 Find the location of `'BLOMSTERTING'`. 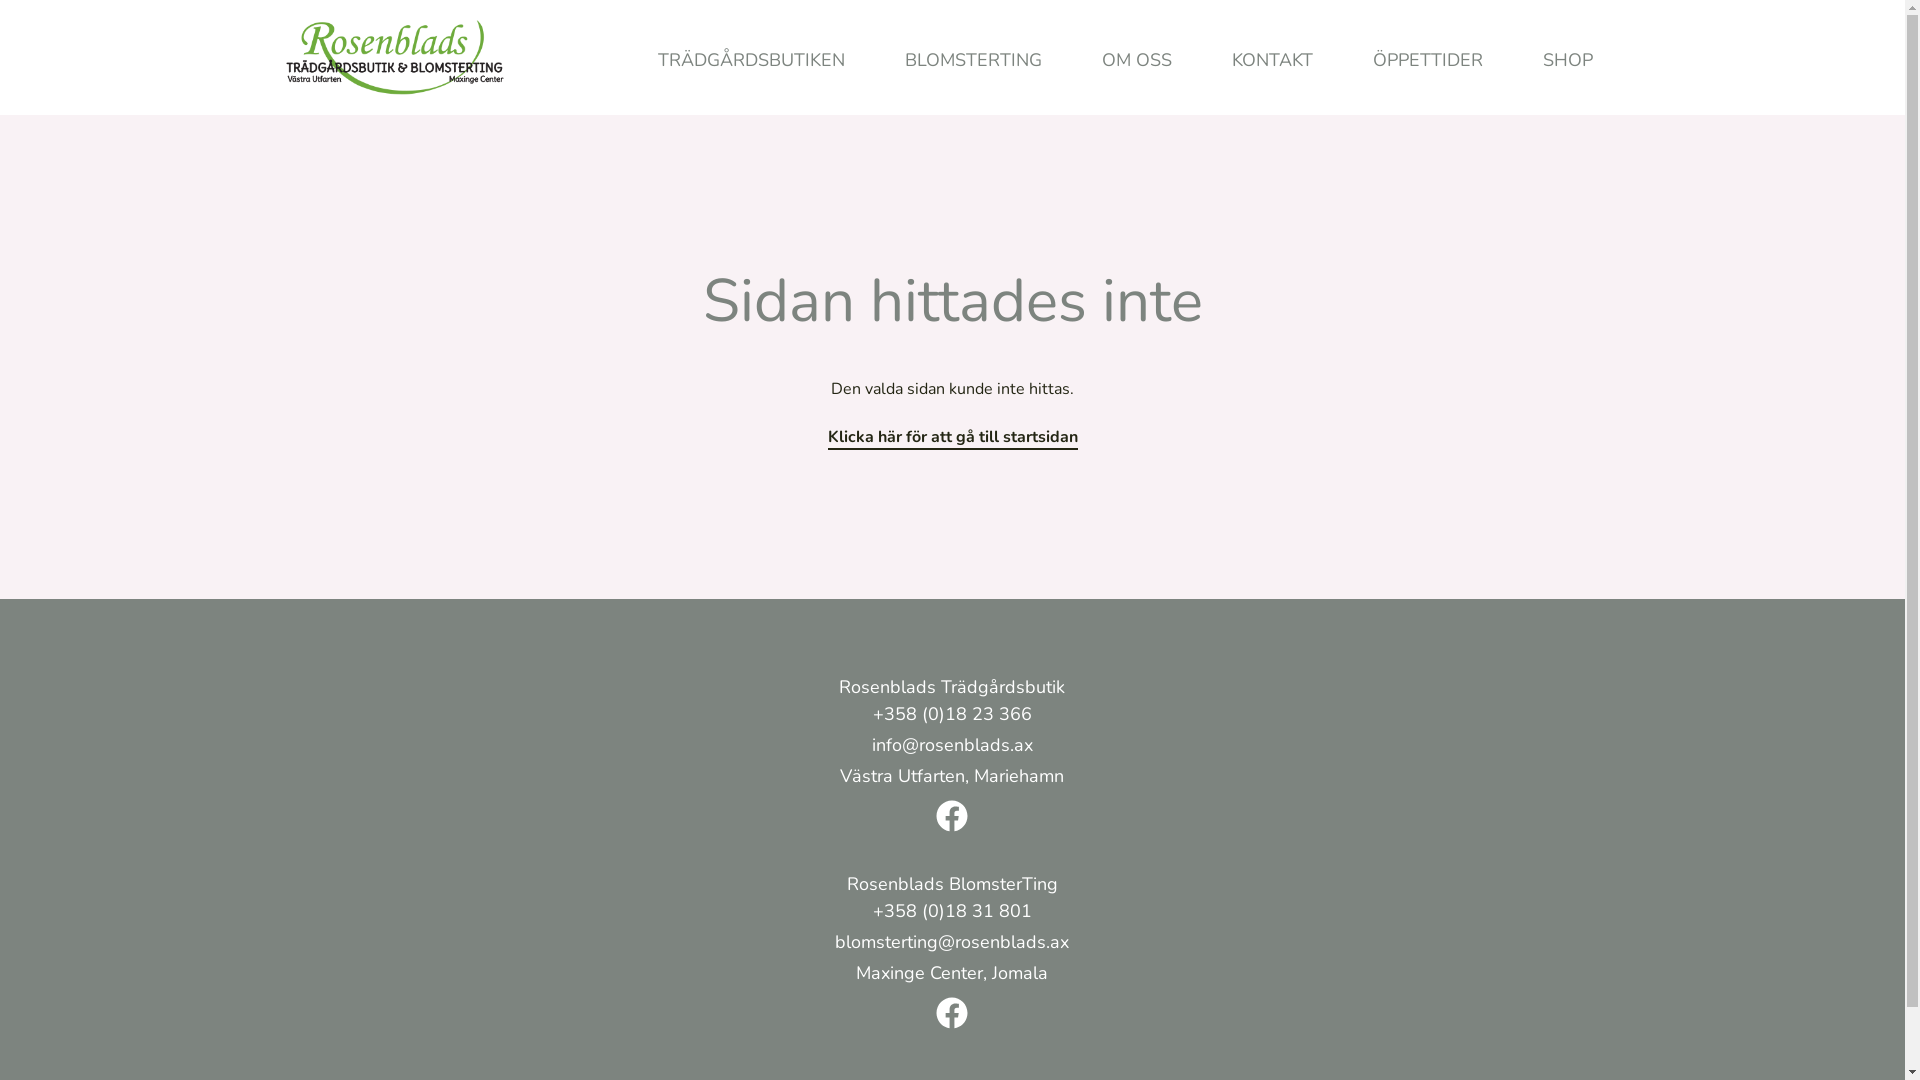

'BLOMSTERTING' is located at coordinates (873, 59).